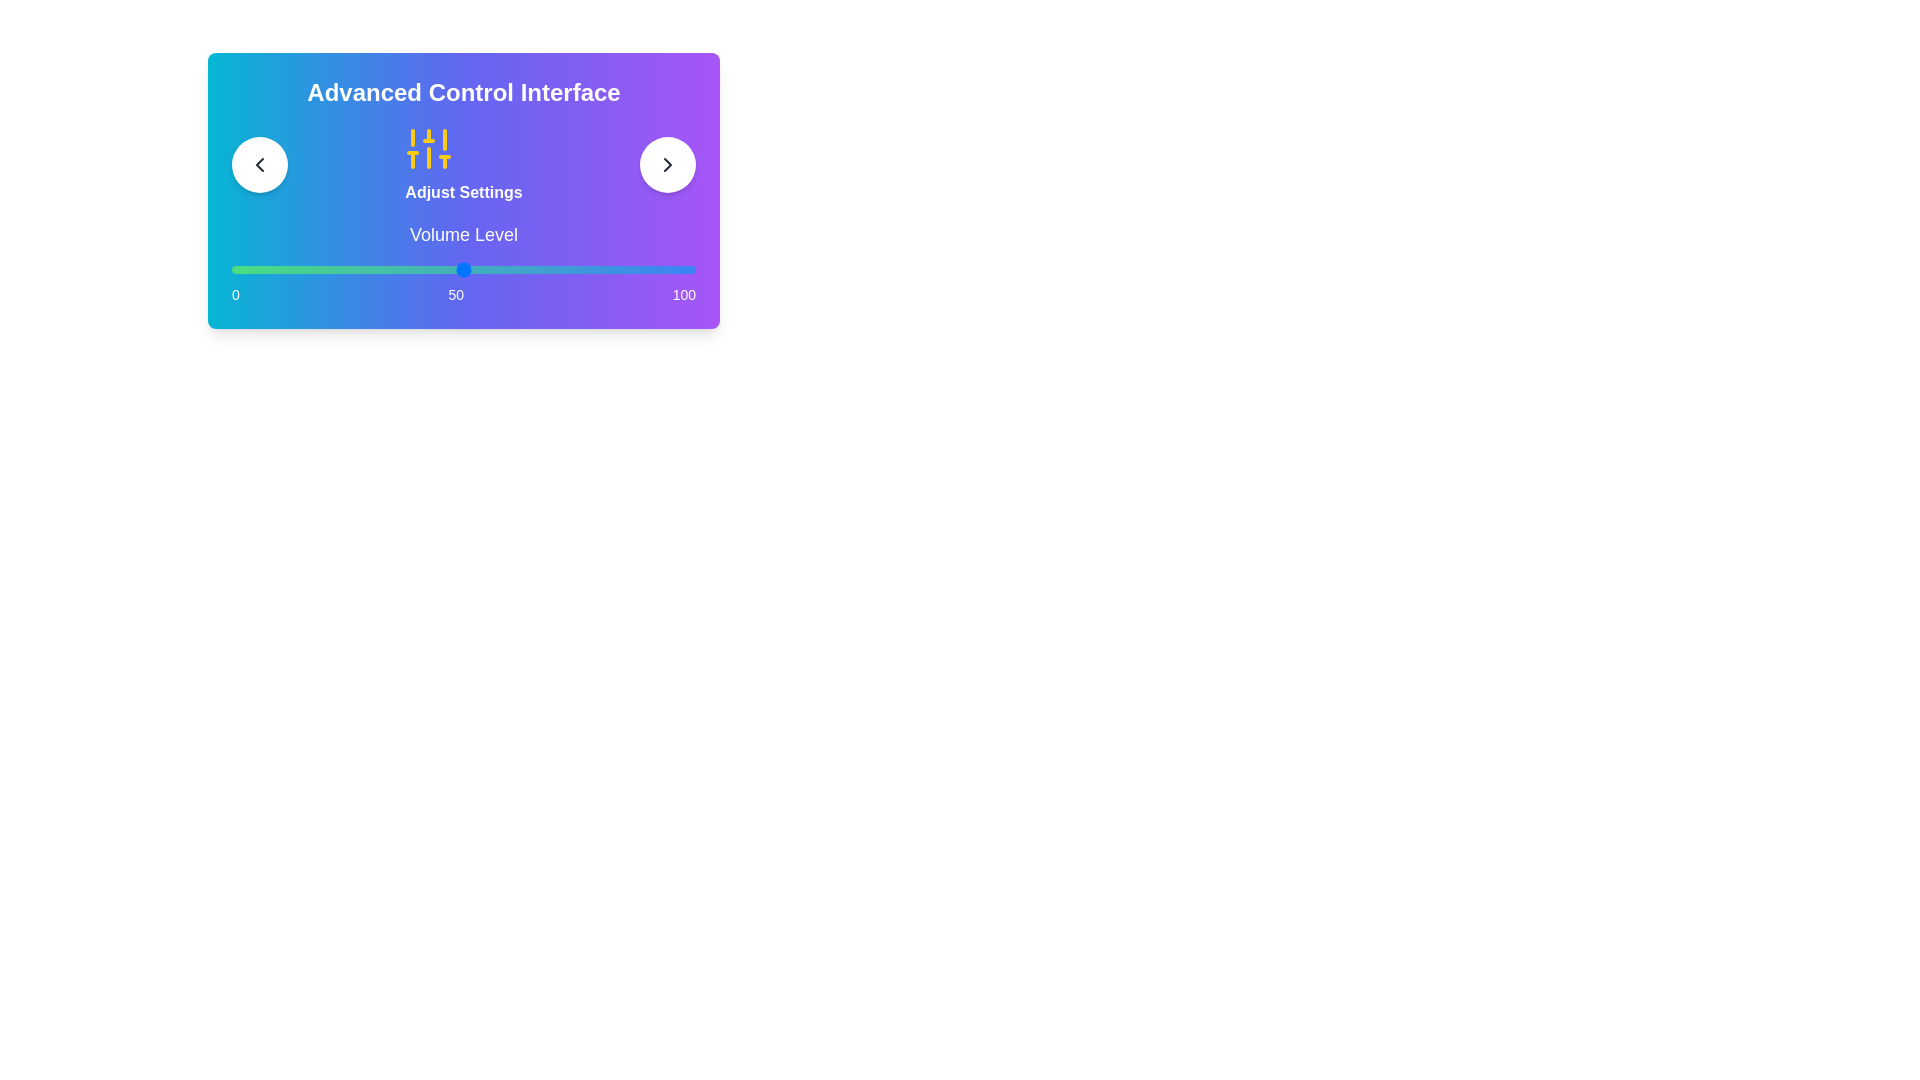  Describe the element at coordinates (630, 270) in the screenshot. I see `the slider to set the value to 86` at that location.